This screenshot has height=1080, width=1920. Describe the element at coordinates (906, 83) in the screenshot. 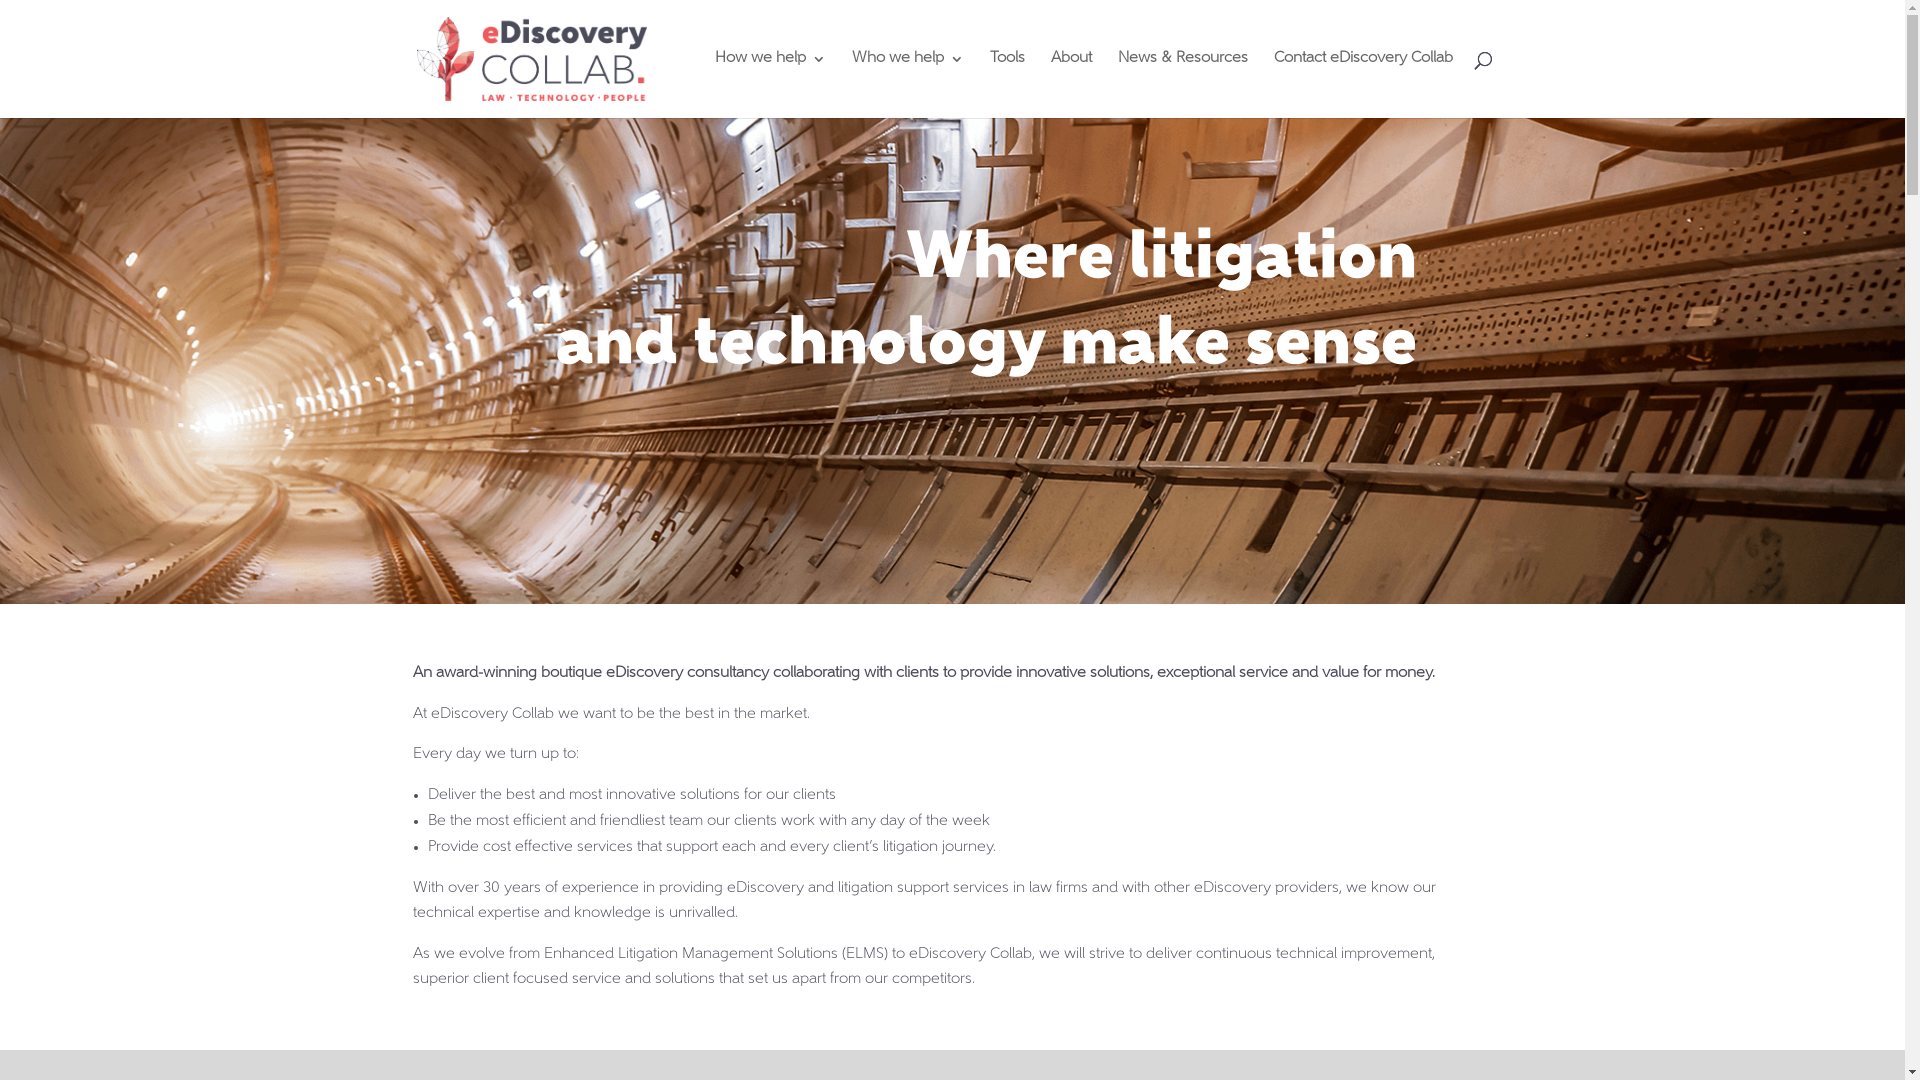

I see `'Who we help'` at that location.